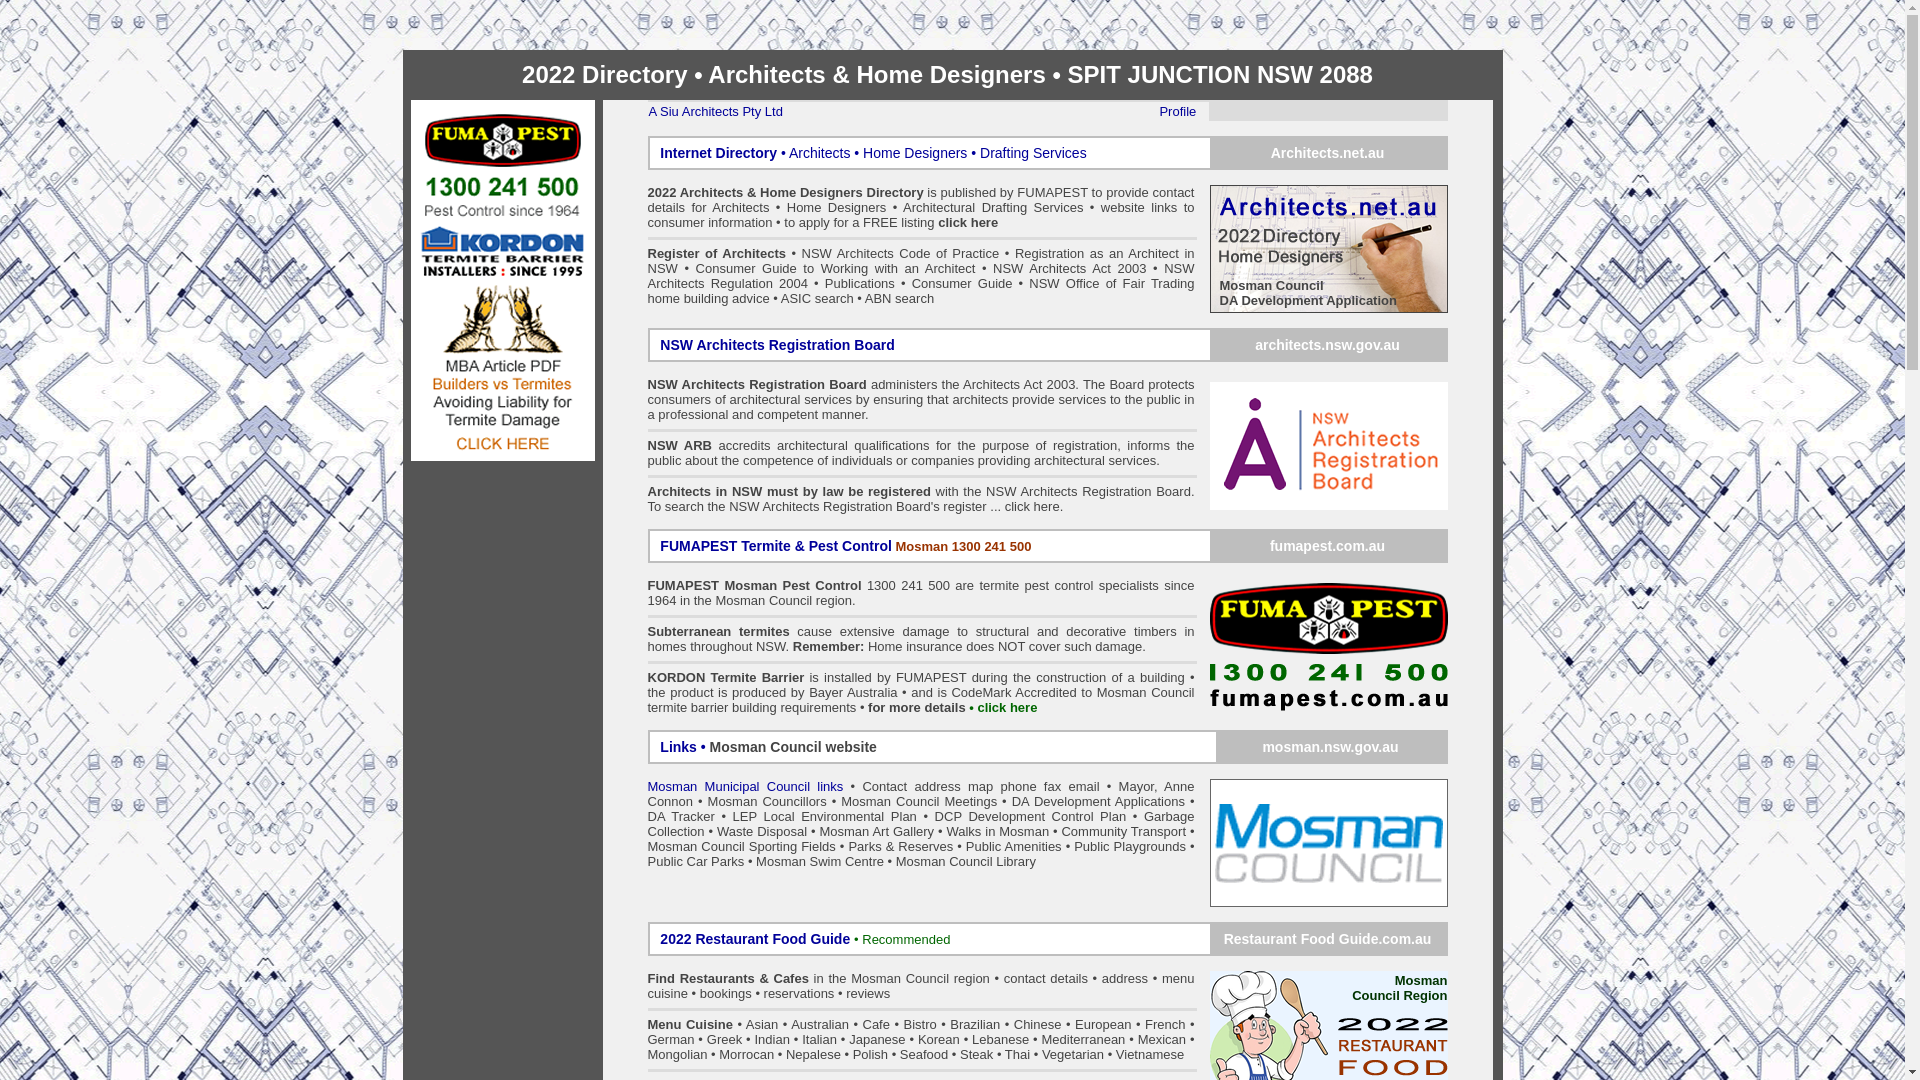 This screenshot has height=1080, width=1920. Describe the element at coordinates (898, 298) in the screenshot. I see `'ABN search'` at that location.